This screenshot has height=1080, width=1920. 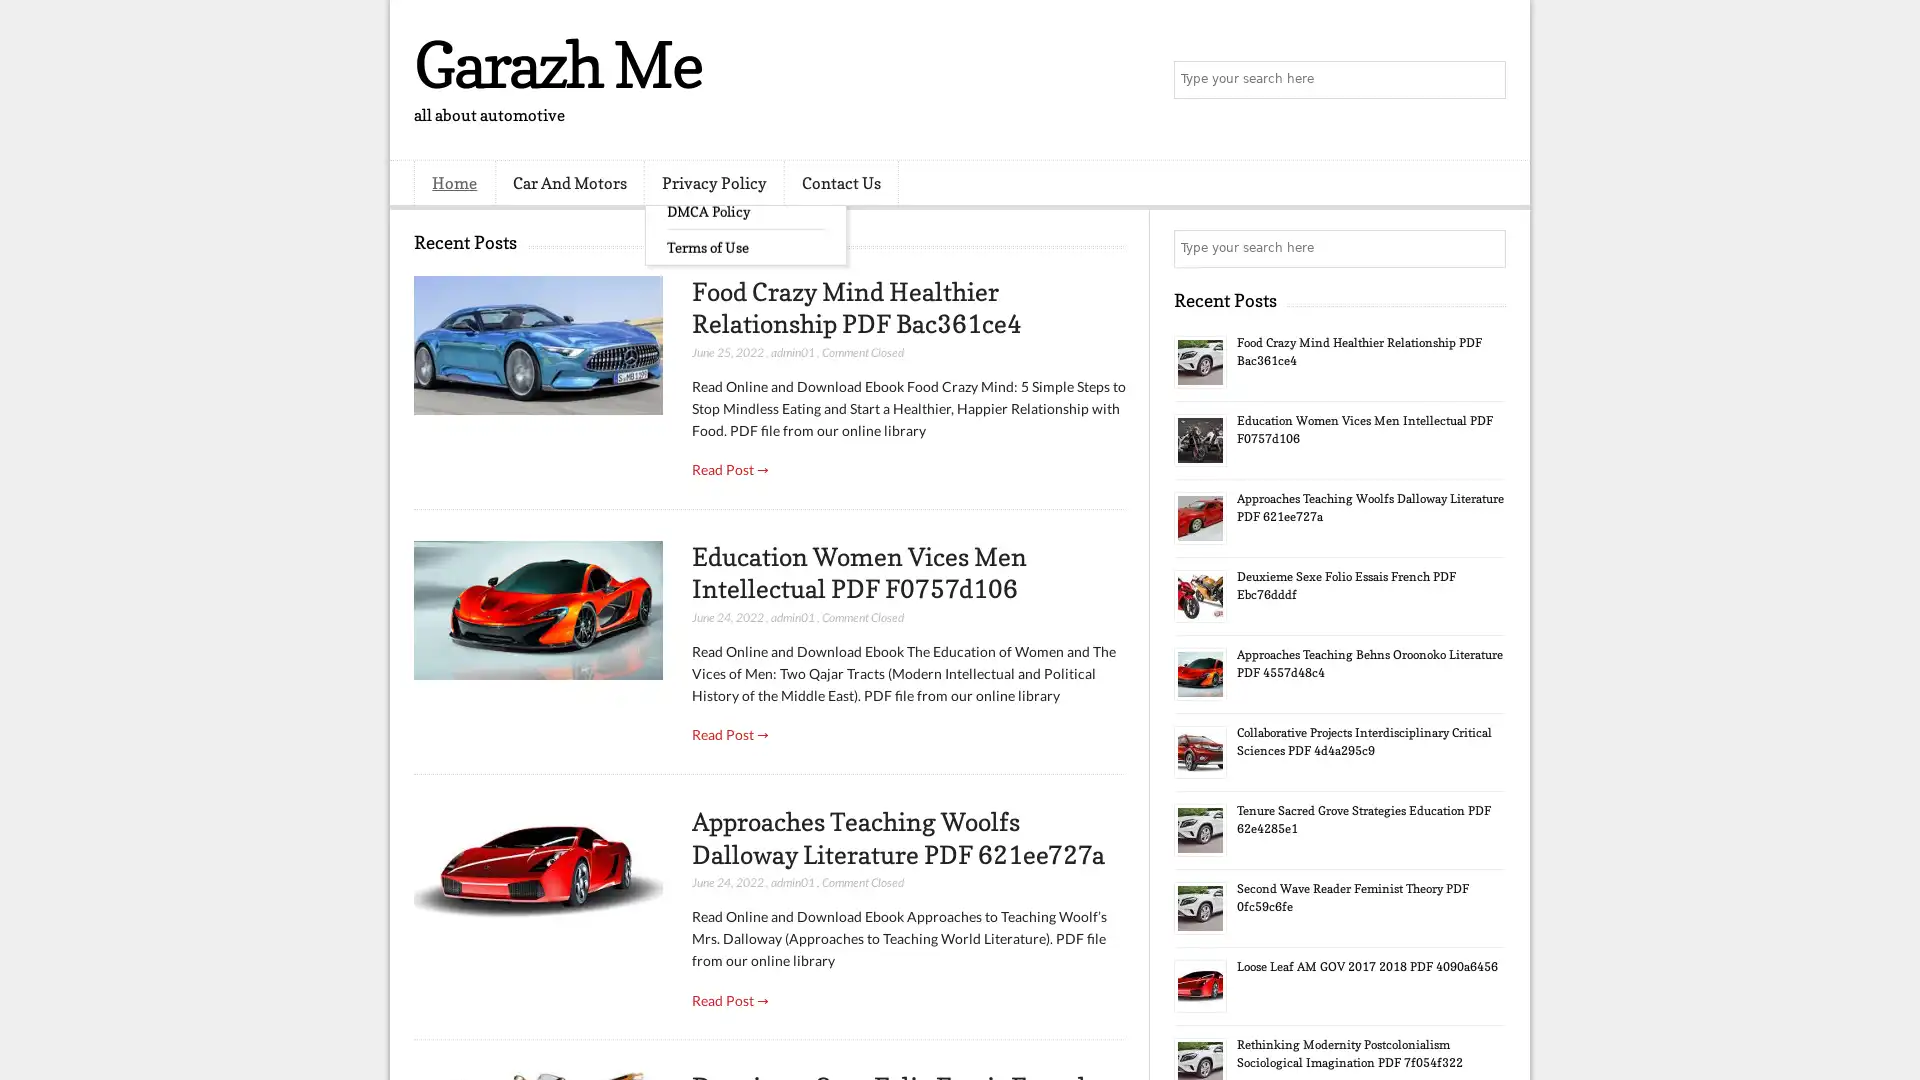 What do you see at coordinates (1485, 80) in the screenshot?
I see `Search` at bounding box center [1485, 80].